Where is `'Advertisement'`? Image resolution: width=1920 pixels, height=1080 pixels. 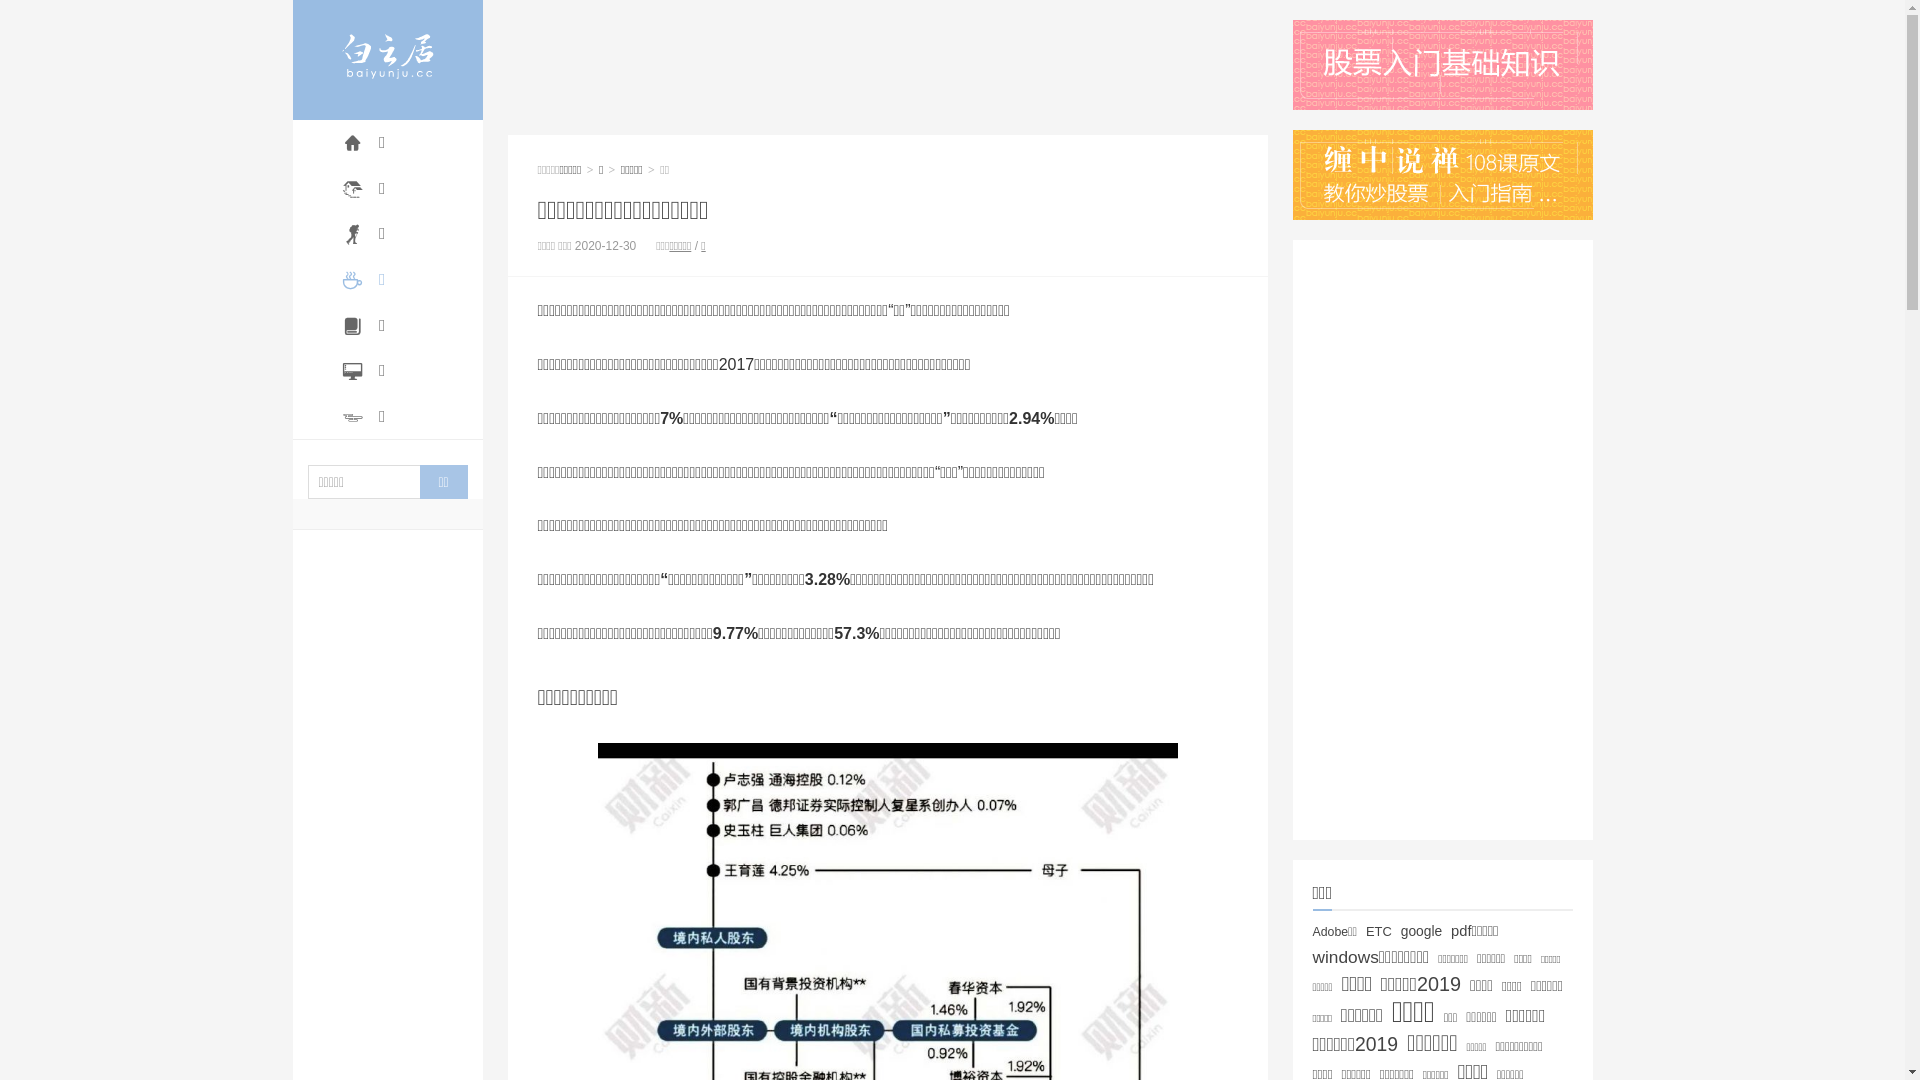 'Advertisement' is located at coordinates (887, 64).